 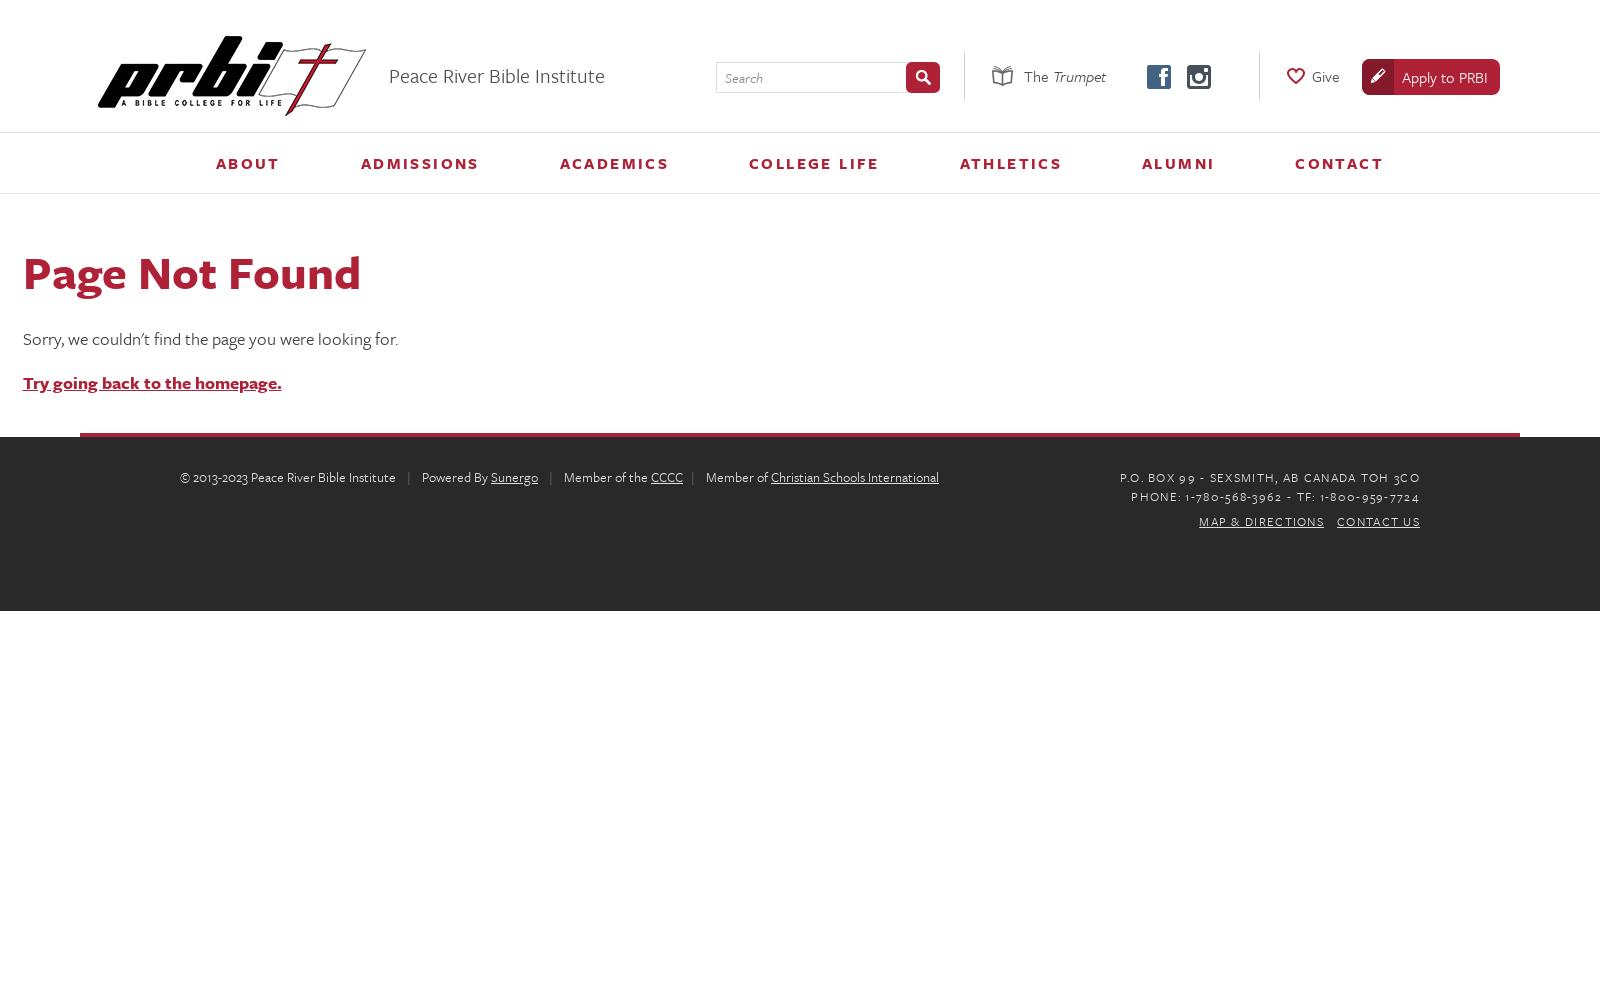 What do you see at coordinates (209, 337) in the screenshot?
I see `'Sorry, we couldn't find the page you were looking for.'` at bounding box center [209, 337].